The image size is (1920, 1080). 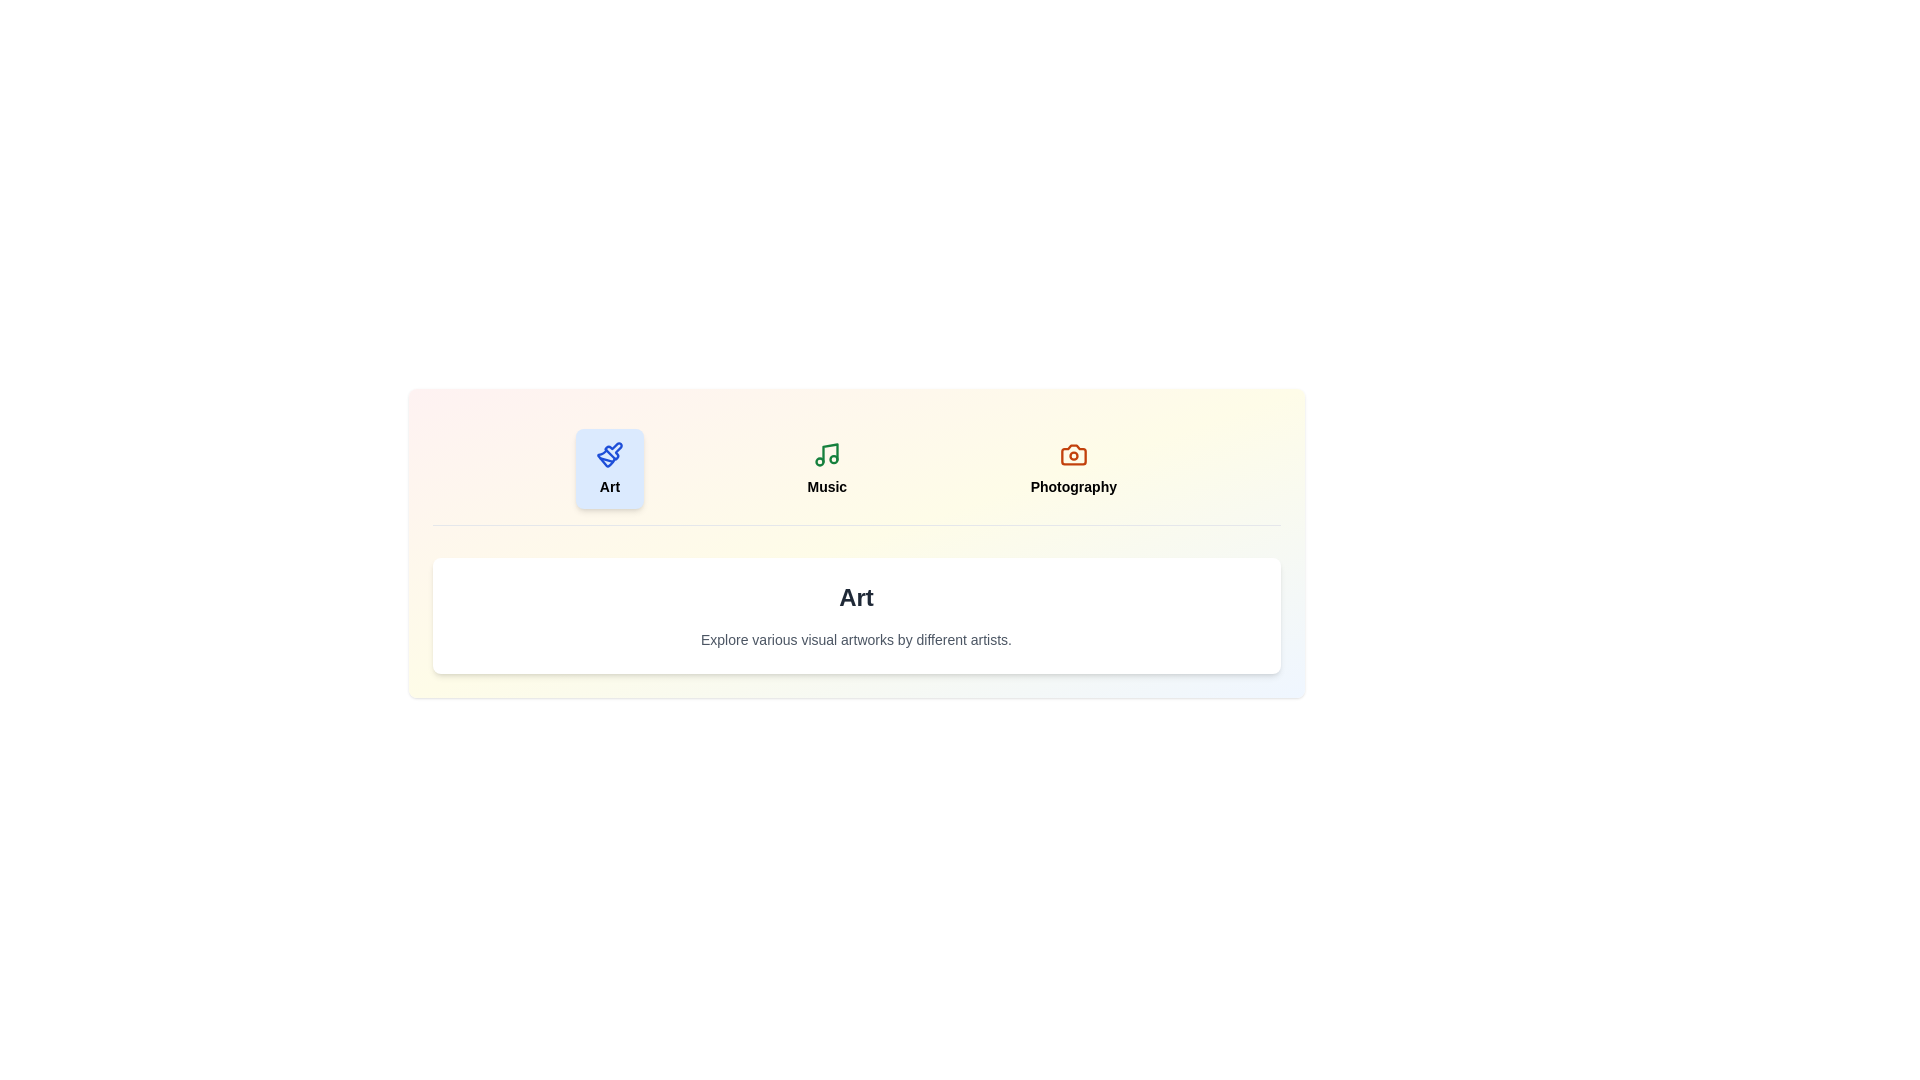 I want to click on the Photography tab, so click(x=1072, y=469).